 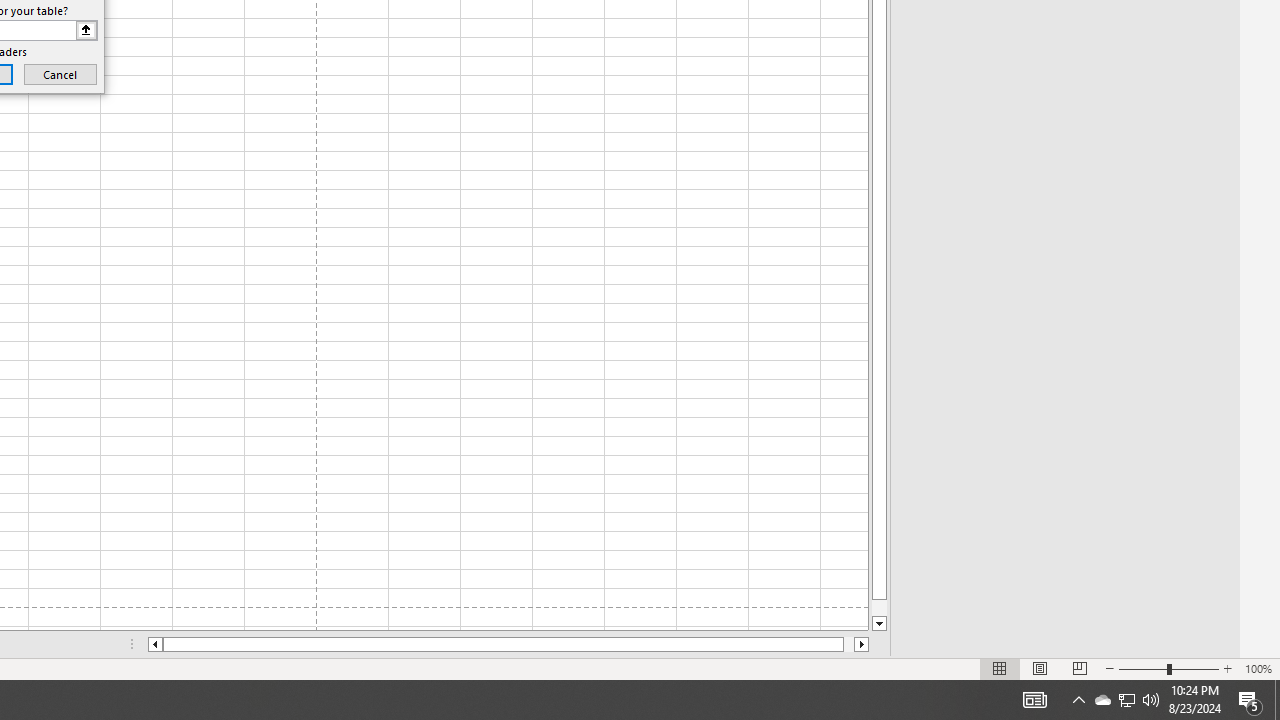 I want to click on 'Class: NetUIScrollBar', so click(x=508, y=644).